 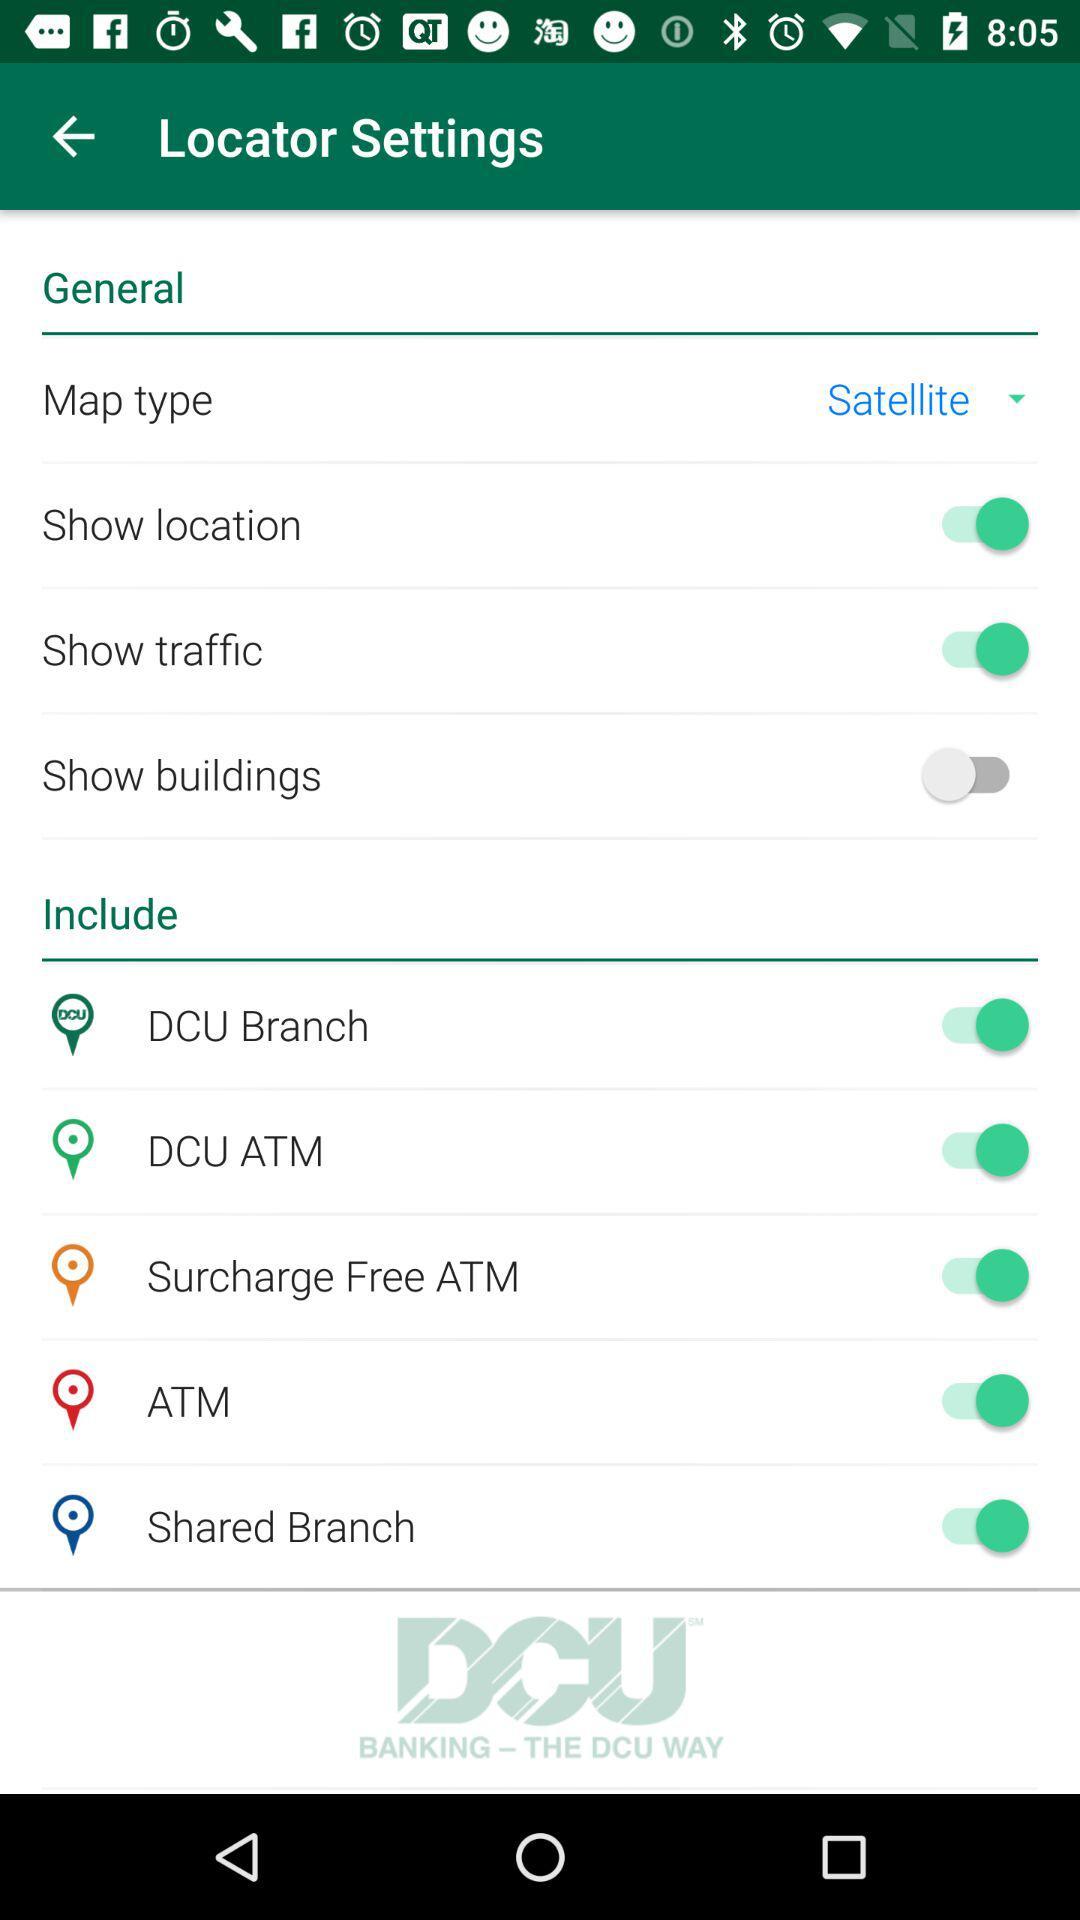 What do you see at coordinates (974, 772) in the screenshot?
I see `show builders option` at bounding box center [974, 772].